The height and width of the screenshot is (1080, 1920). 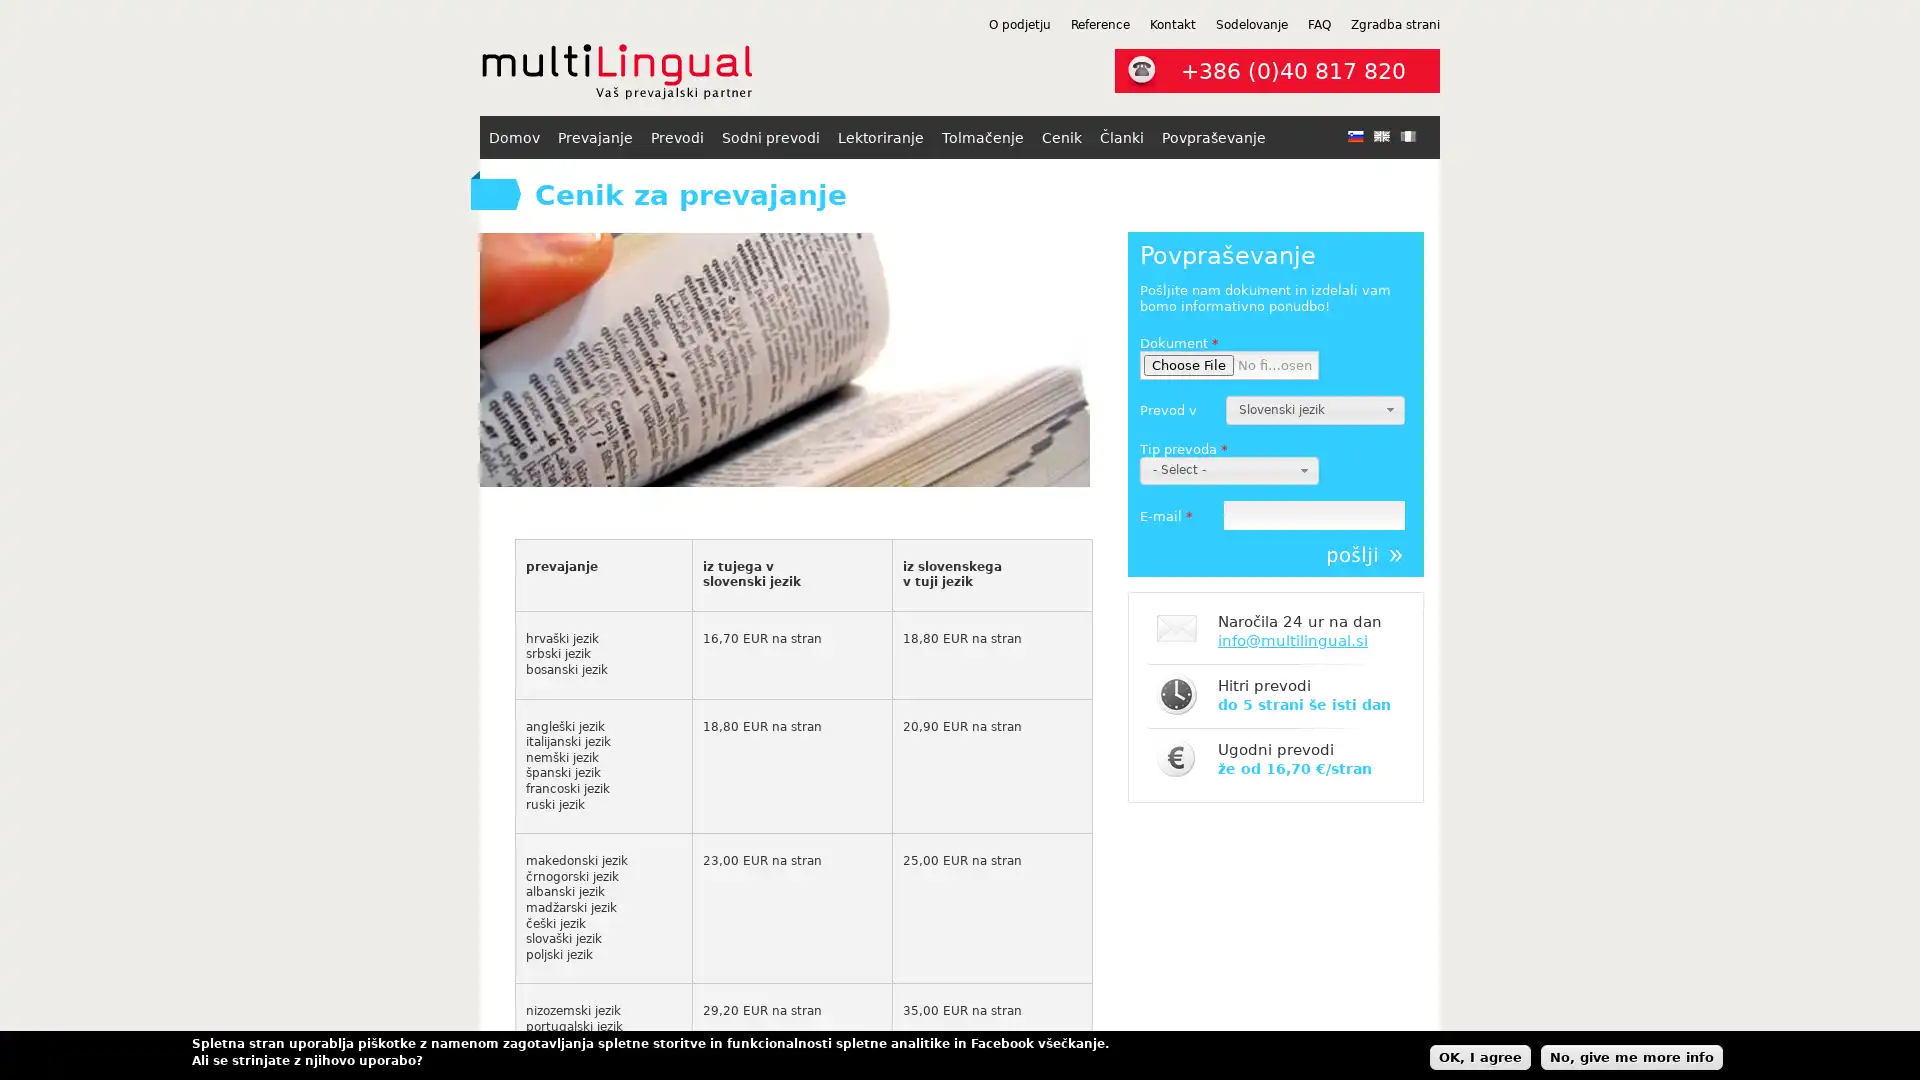 What do you see at coordinates (1632, 1055) in the screenshot?
I see `No, give me more info` at bounding box center [1632, 1055].